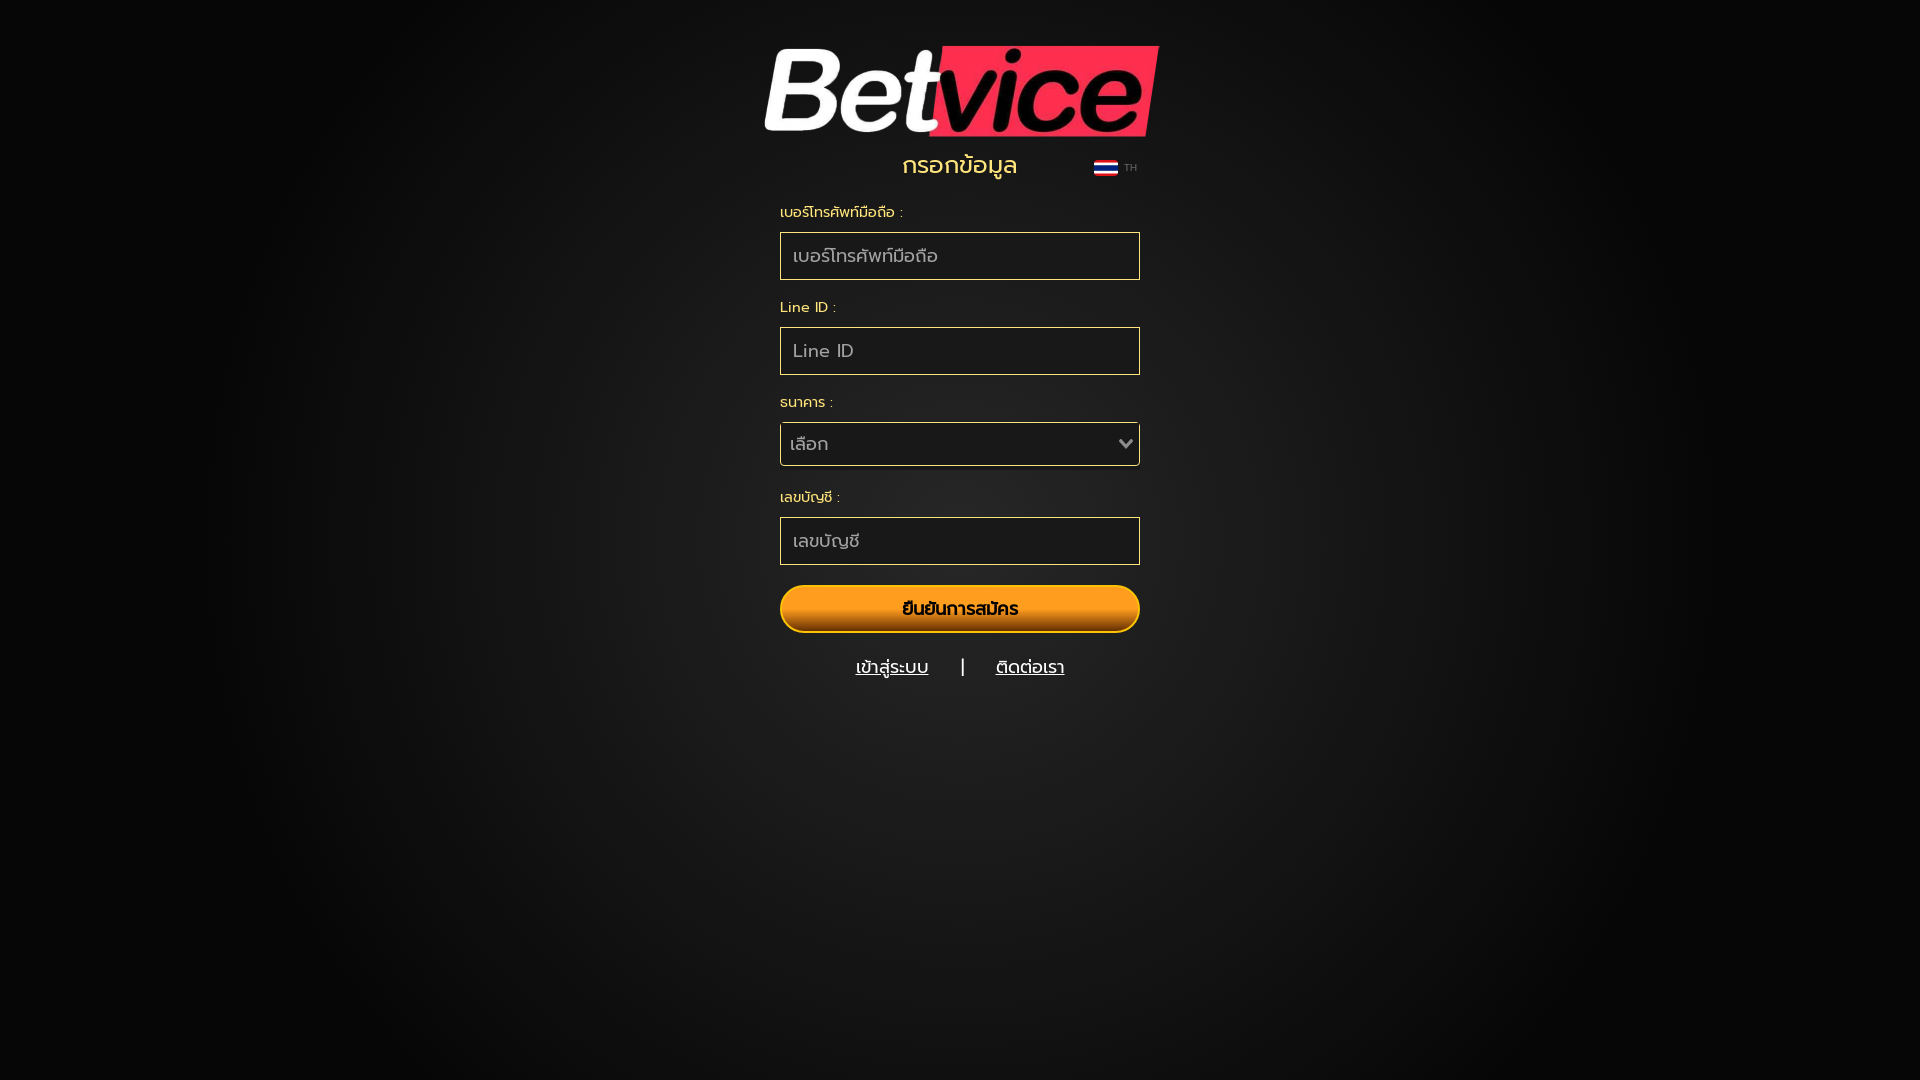 This screenshot has height=1080, width=1920. What do you see at coordinates (1118, 166) in the screenshot?
I see `'TH'` at bounding box center [1118, 166].